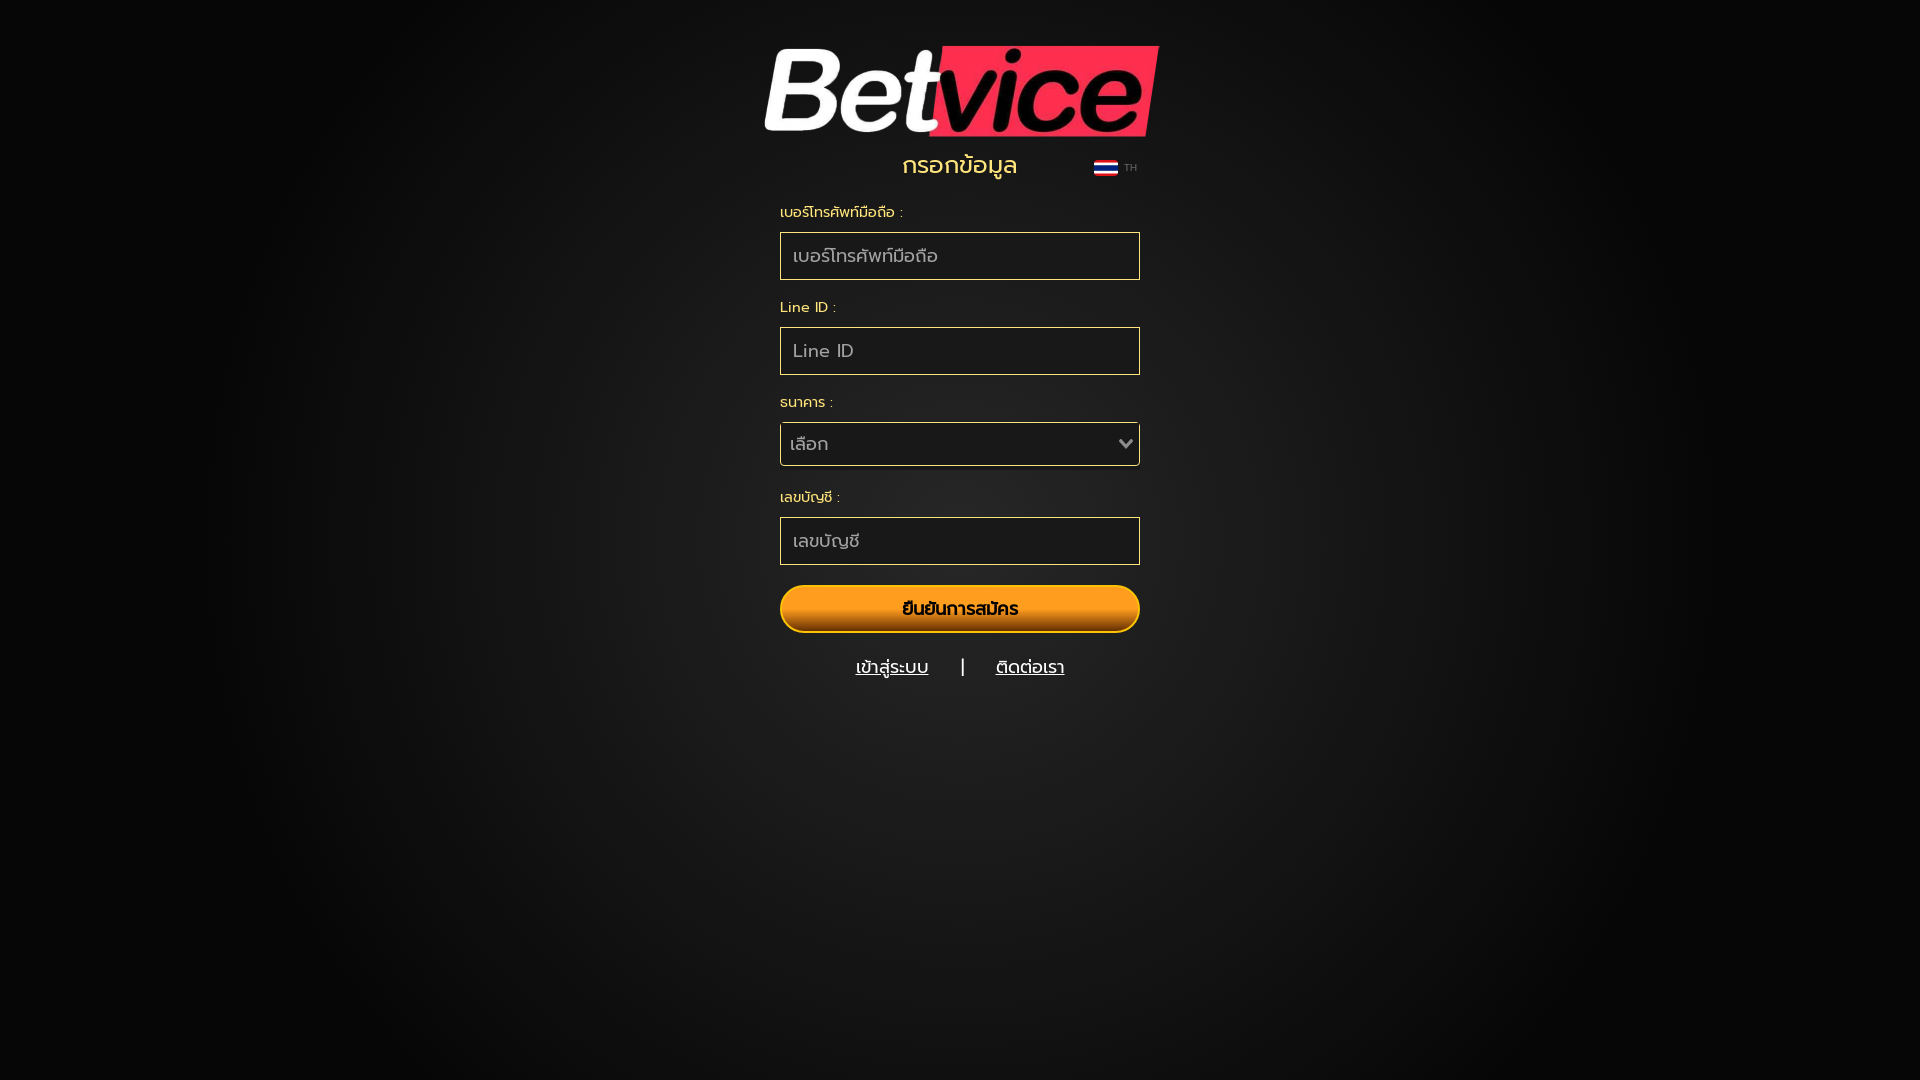 This screenshot has height=1080, width=1920. What do you see at coordinates (1118, 166) in the screenshot?
I see `'TH'` at bounding box center [1118, 166].